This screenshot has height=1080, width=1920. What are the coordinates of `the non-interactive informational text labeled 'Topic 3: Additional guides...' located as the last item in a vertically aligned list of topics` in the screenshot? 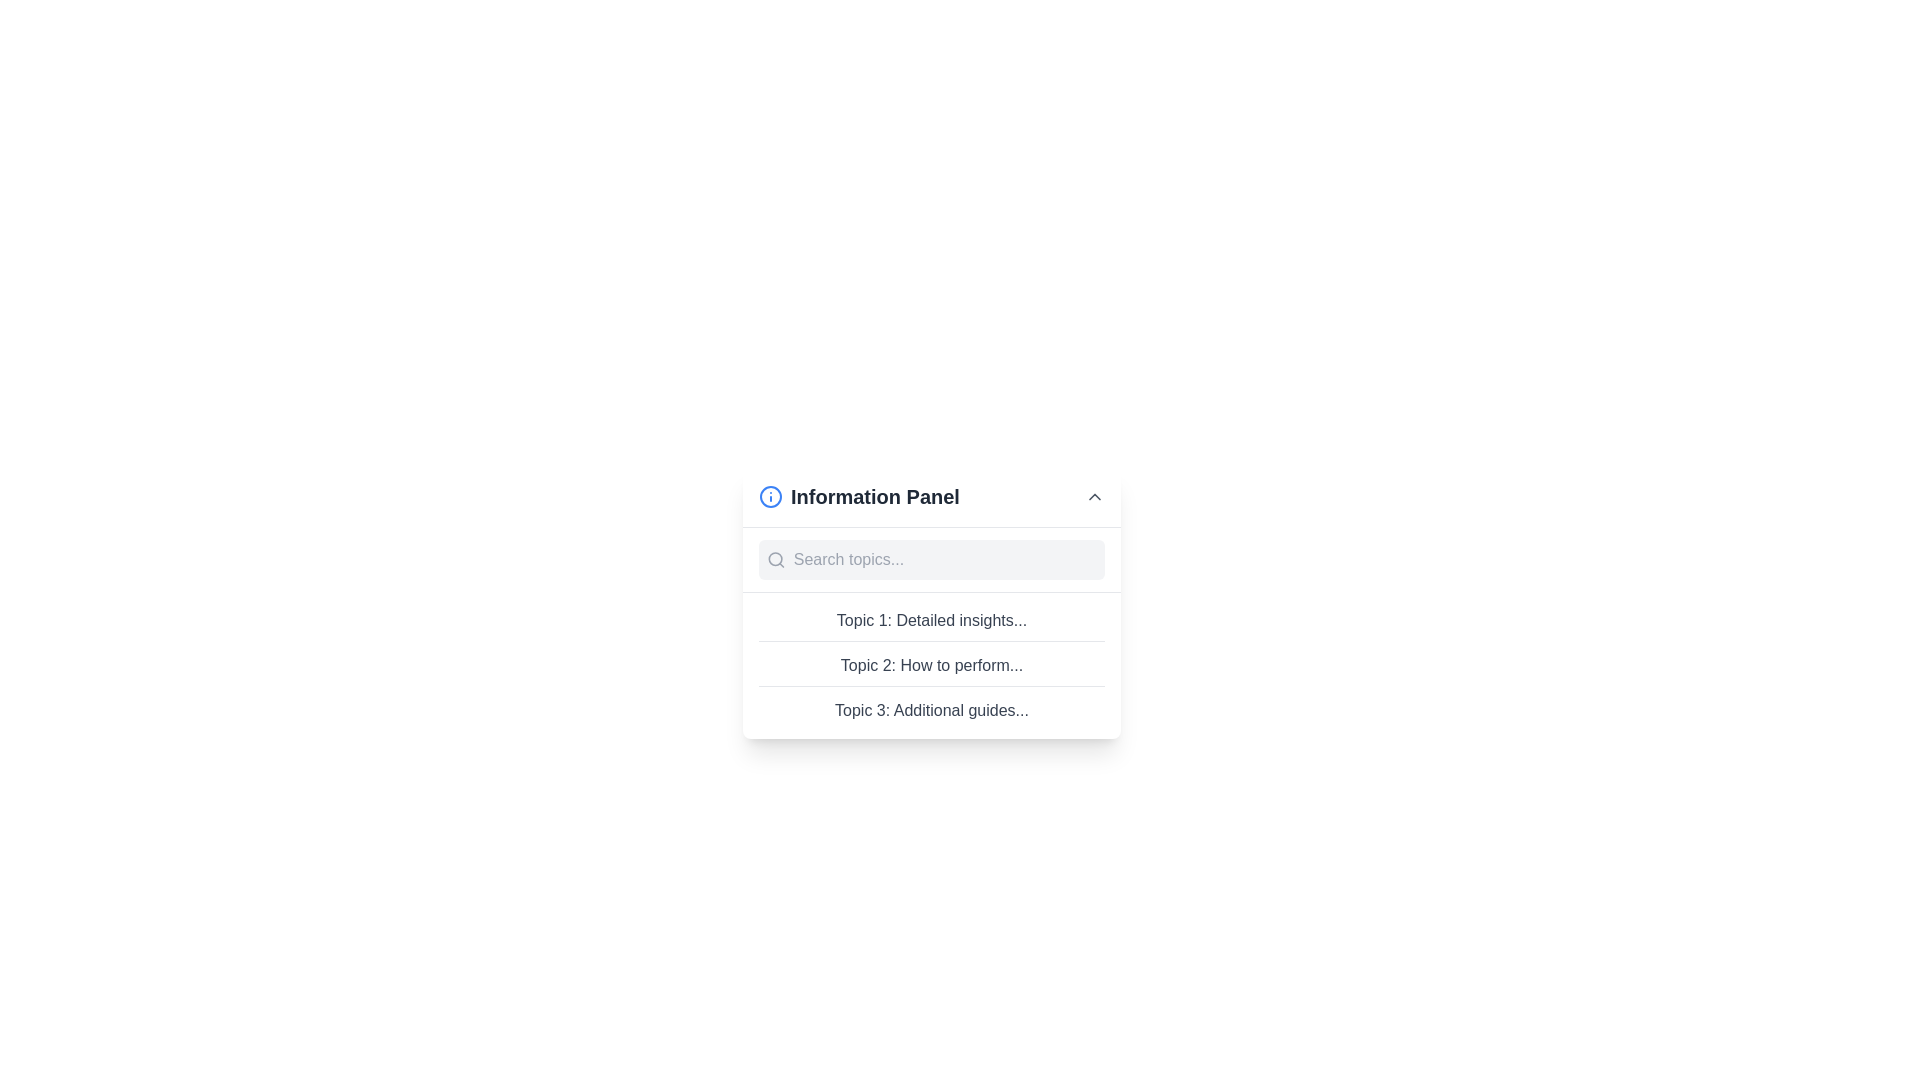 It's located at (930, 709).